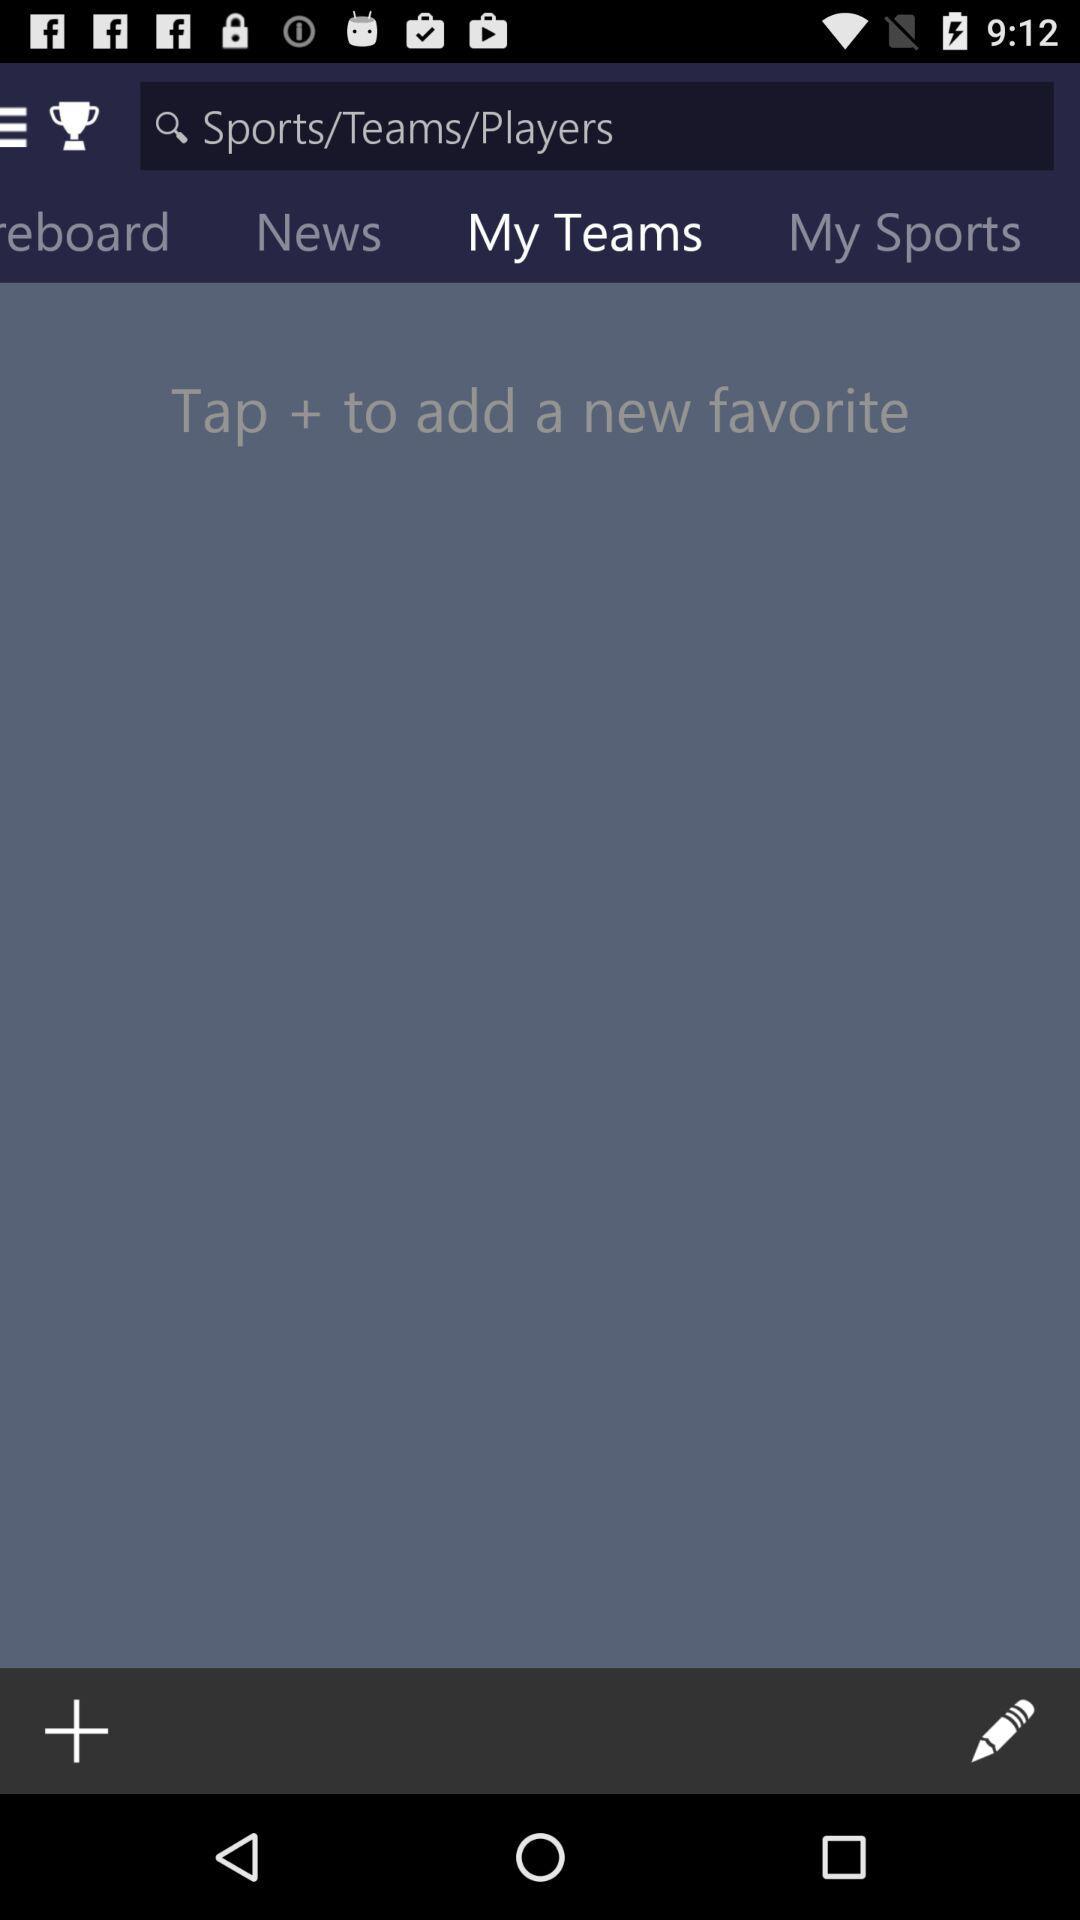 The height and width of the screenshot is (1920, 1080). I want to click on icon below the scoreboard item, so click(540, 370).